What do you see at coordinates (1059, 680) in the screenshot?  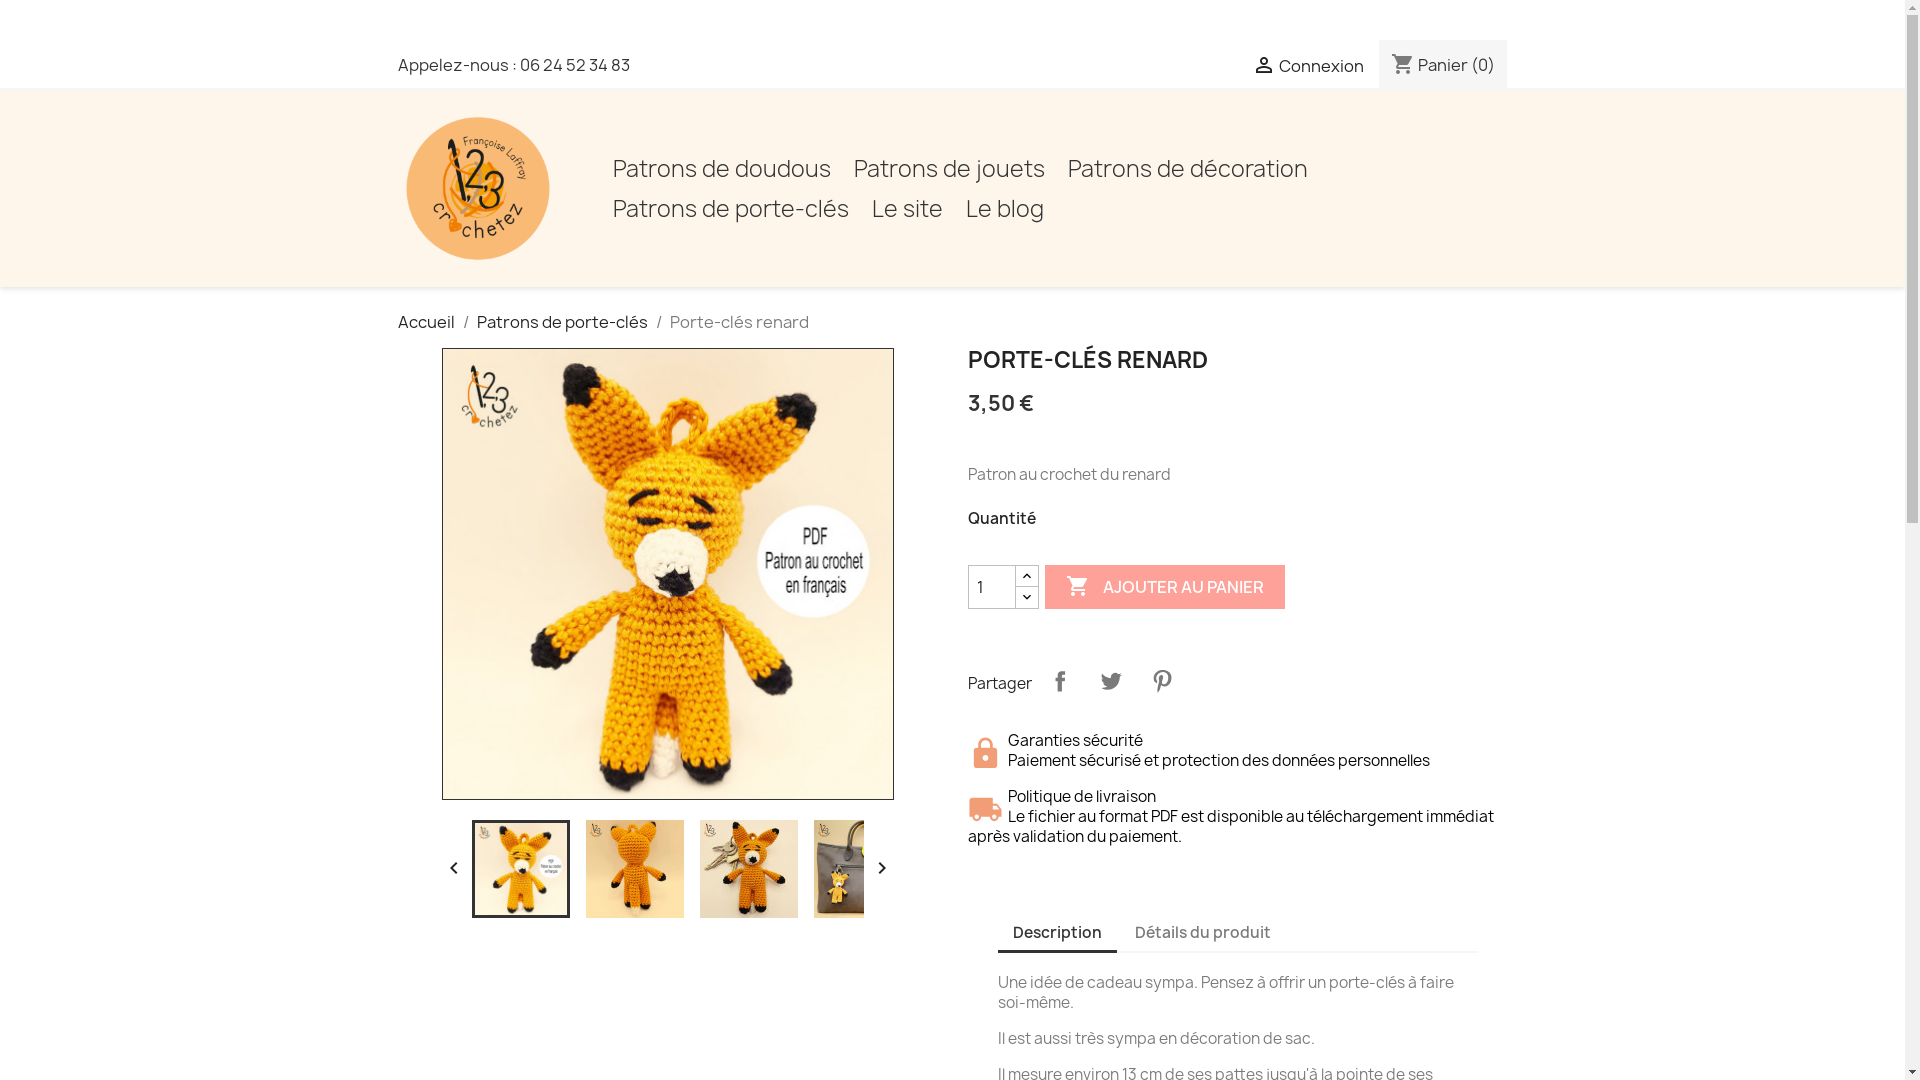 I see `'Partager'` at bounding box center [1059, 680].